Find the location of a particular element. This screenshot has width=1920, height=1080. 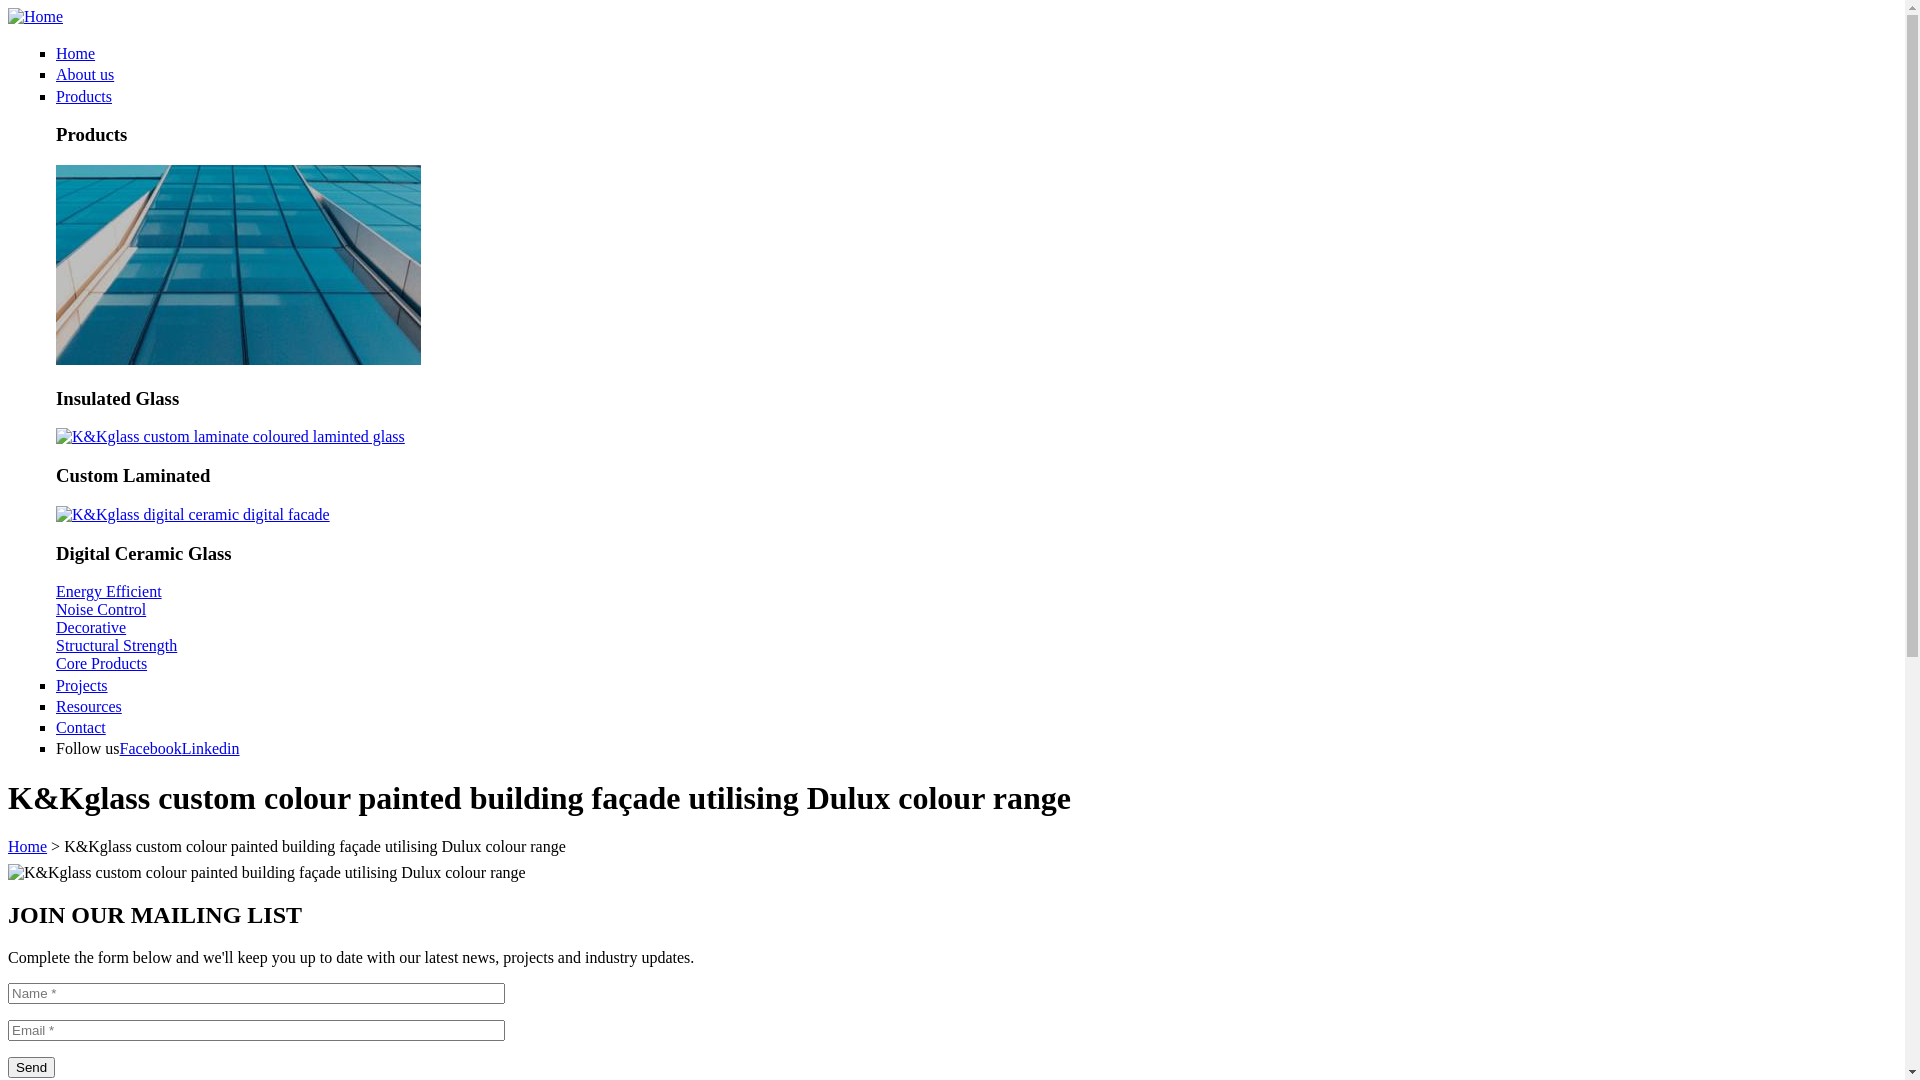

'Contact' is located at coordinates (80, 727).